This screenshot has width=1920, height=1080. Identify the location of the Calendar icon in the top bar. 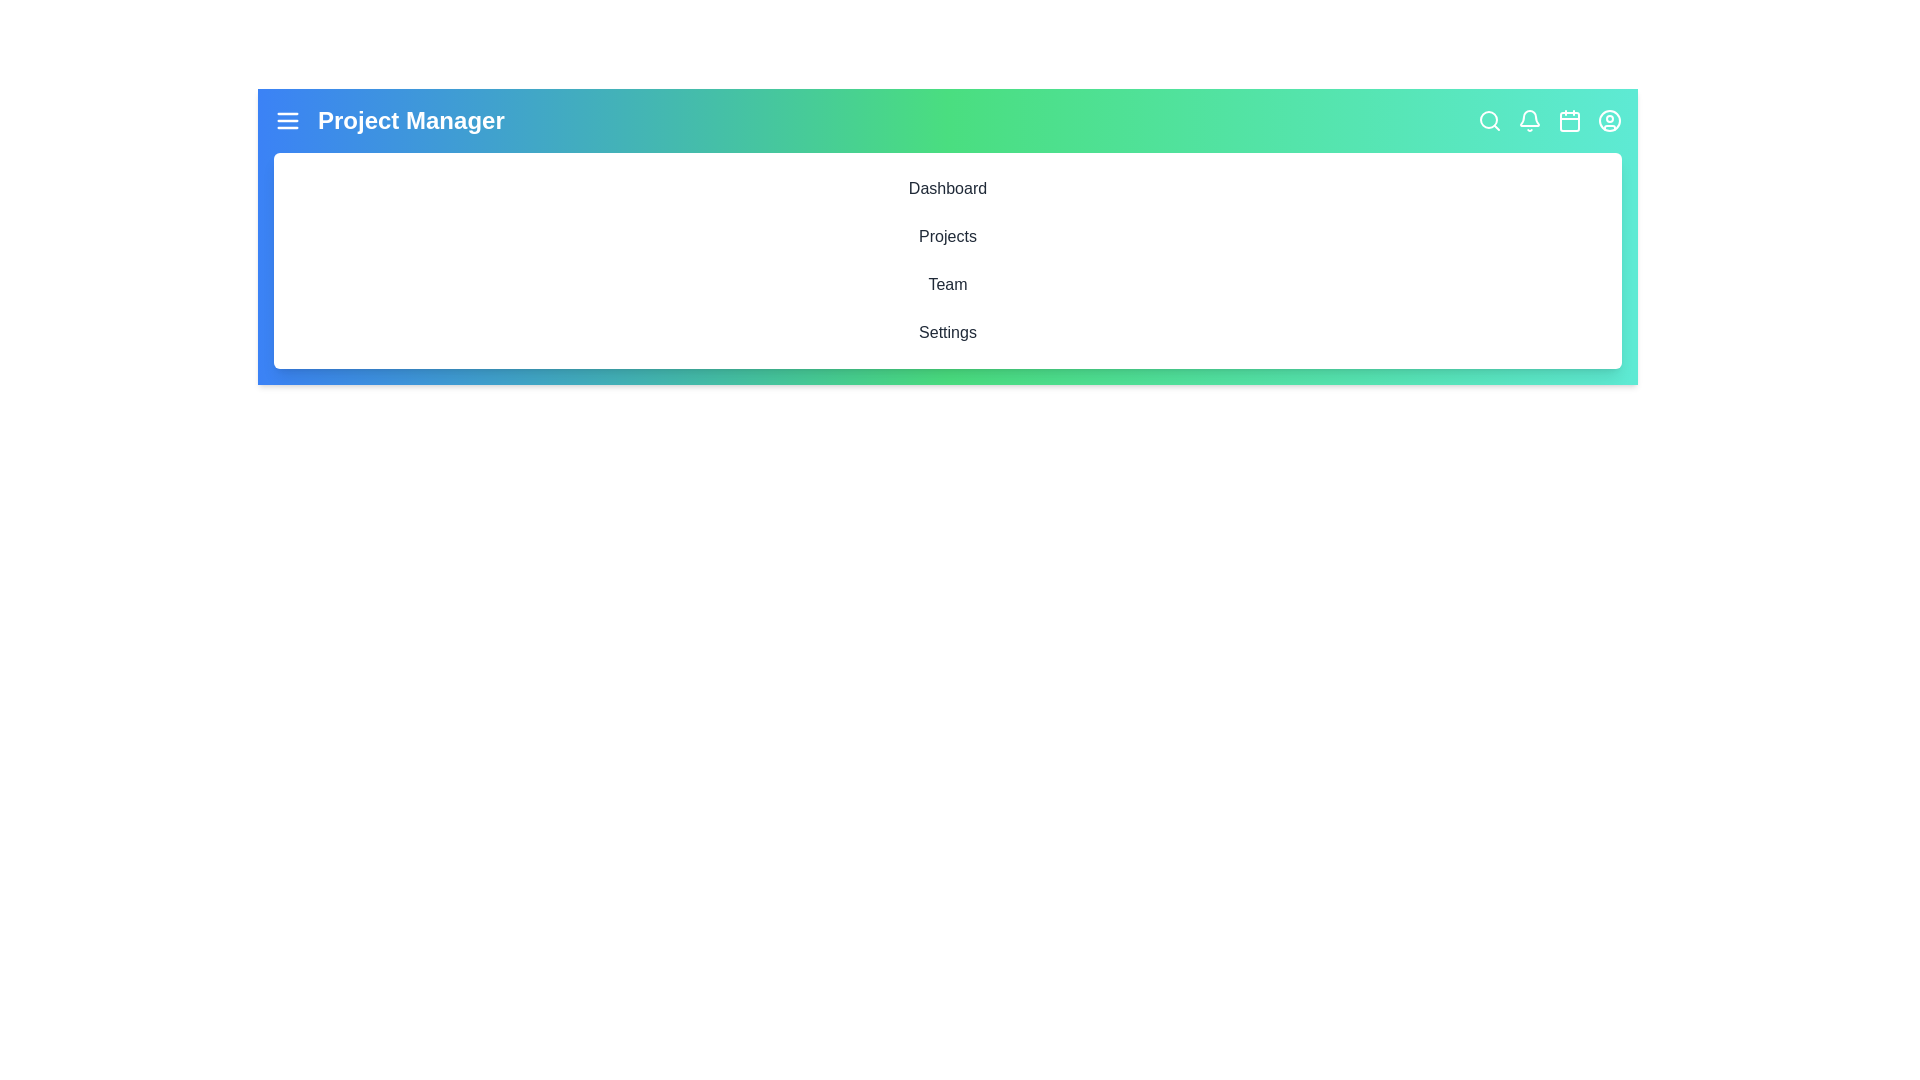
(1568, 120).